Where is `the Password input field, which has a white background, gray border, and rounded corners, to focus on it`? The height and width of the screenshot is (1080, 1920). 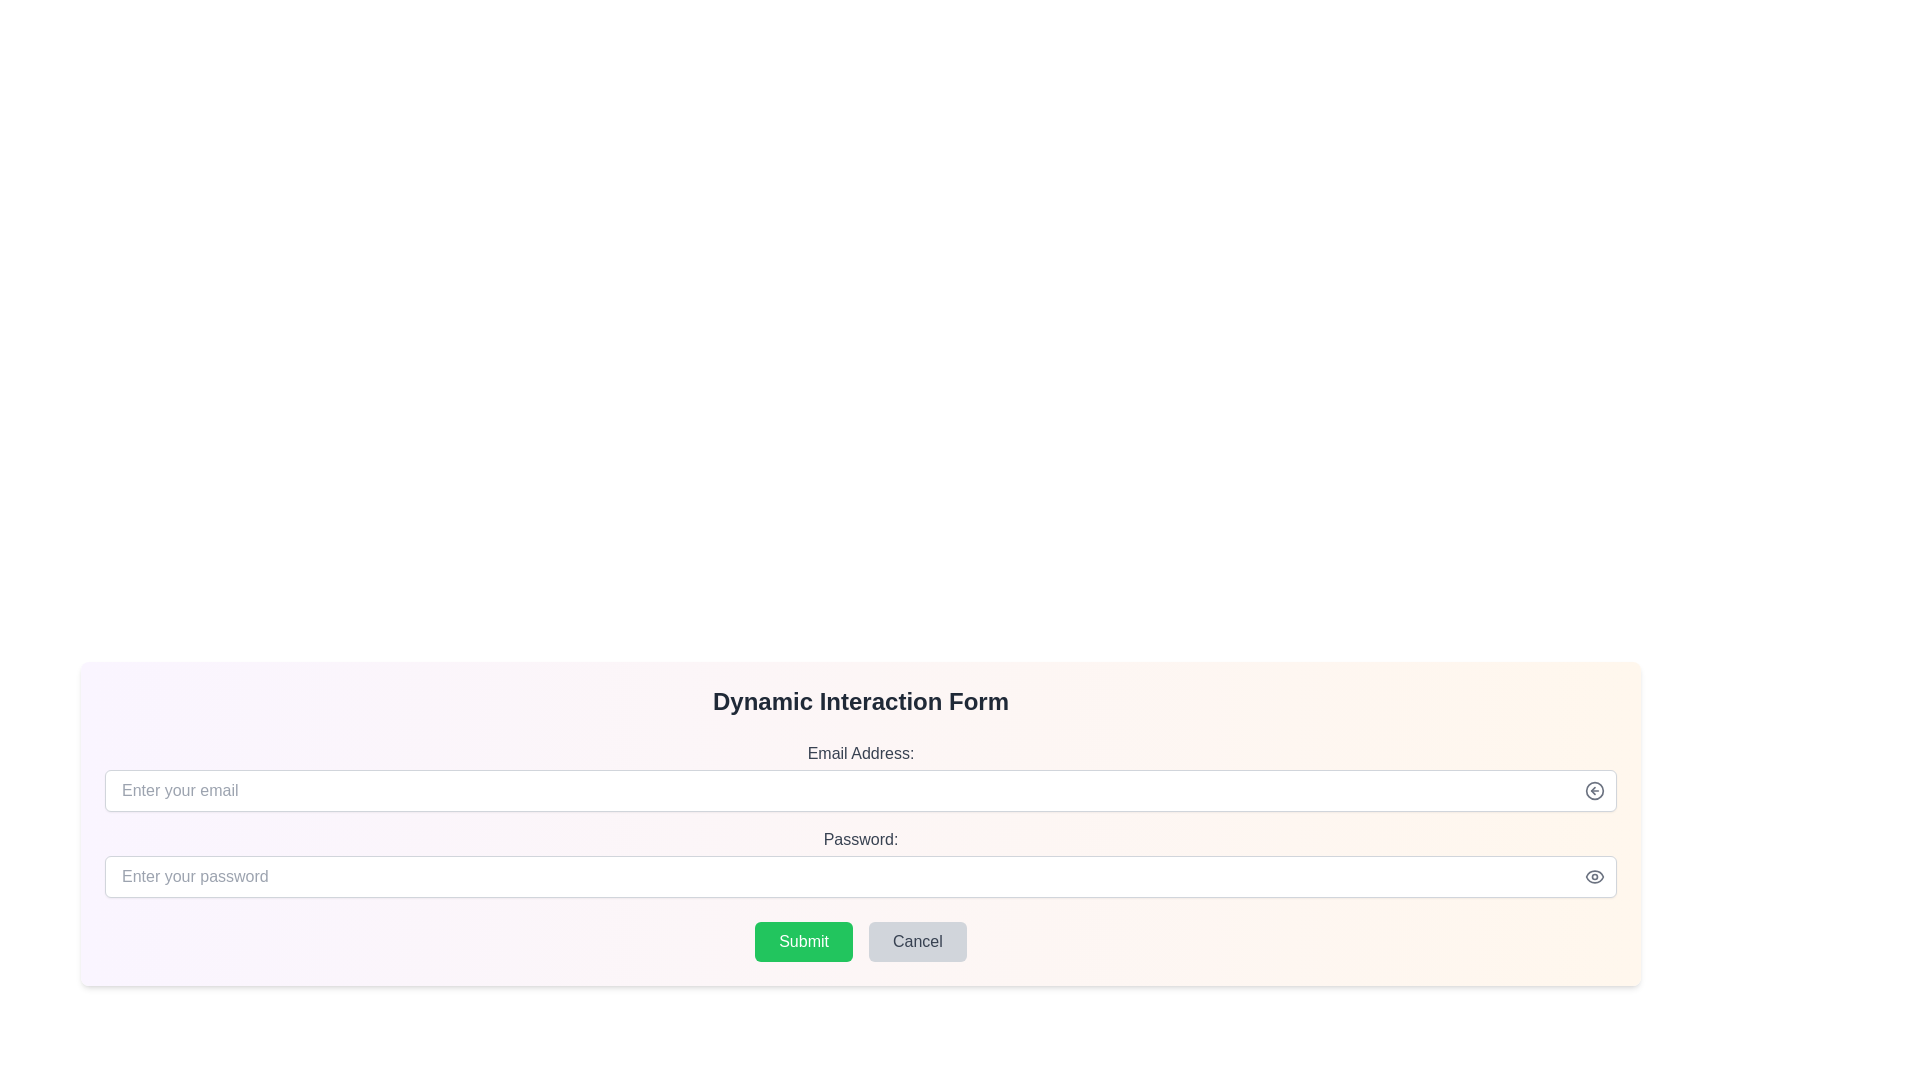
the Password input field, which has a white background, gray border, and rounded corners, to focus on it is located at coordinates (860, 875).